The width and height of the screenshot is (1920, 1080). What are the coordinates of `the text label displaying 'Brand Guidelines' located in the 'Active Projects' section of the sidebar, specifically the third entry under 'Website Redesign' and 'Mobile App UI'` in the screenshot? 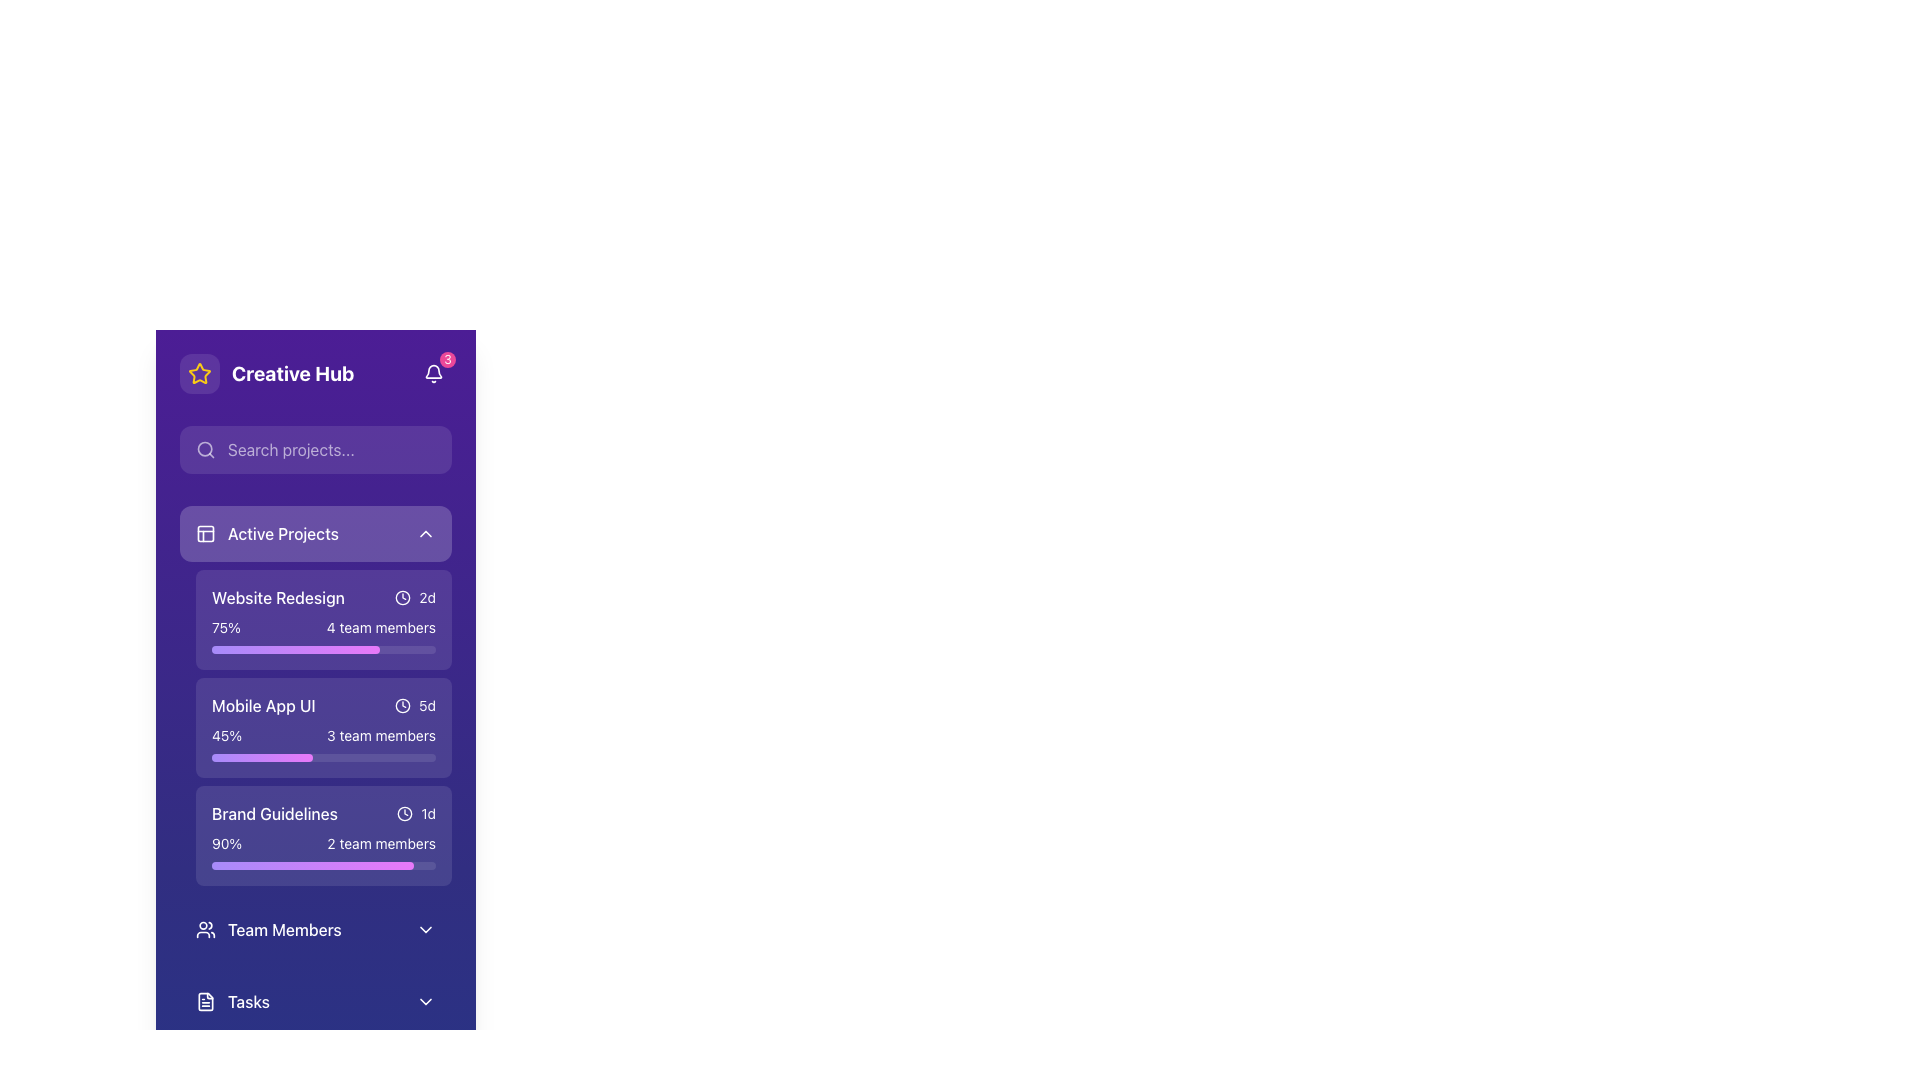 It's located at (273, 813).